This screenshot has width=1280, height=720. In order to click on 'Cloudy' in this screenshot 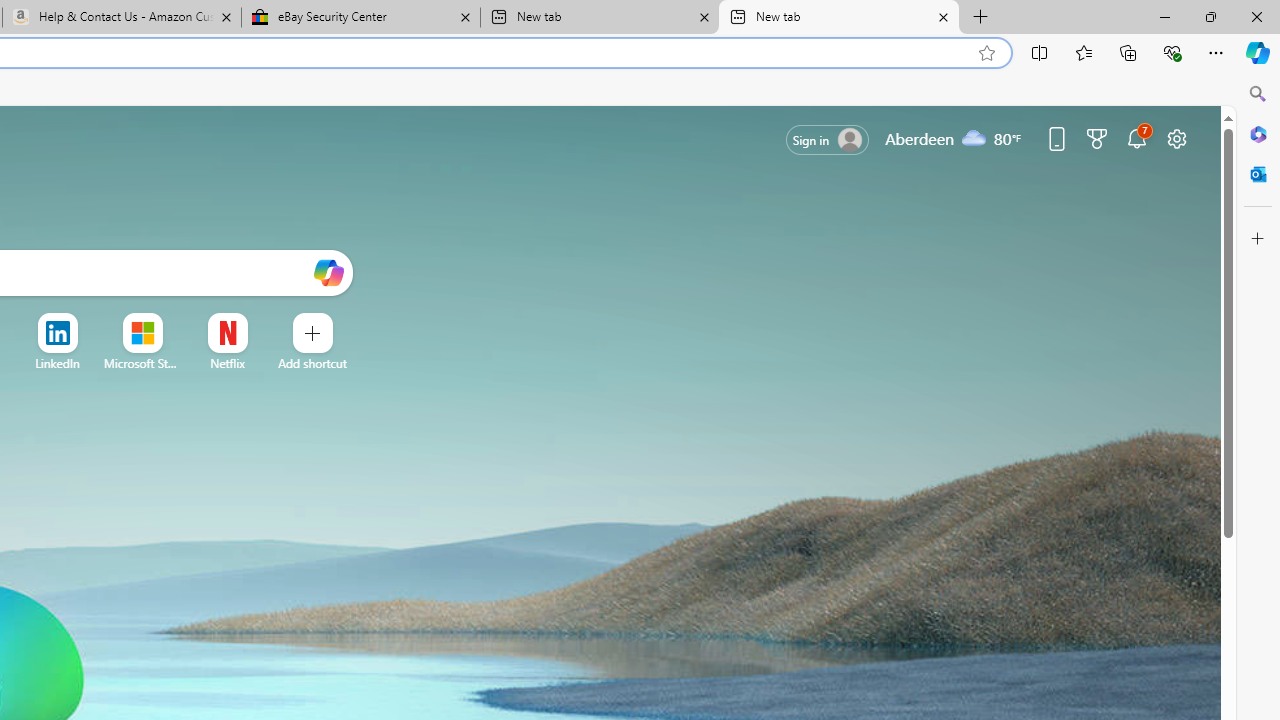, I will do `click(974, 136)`.